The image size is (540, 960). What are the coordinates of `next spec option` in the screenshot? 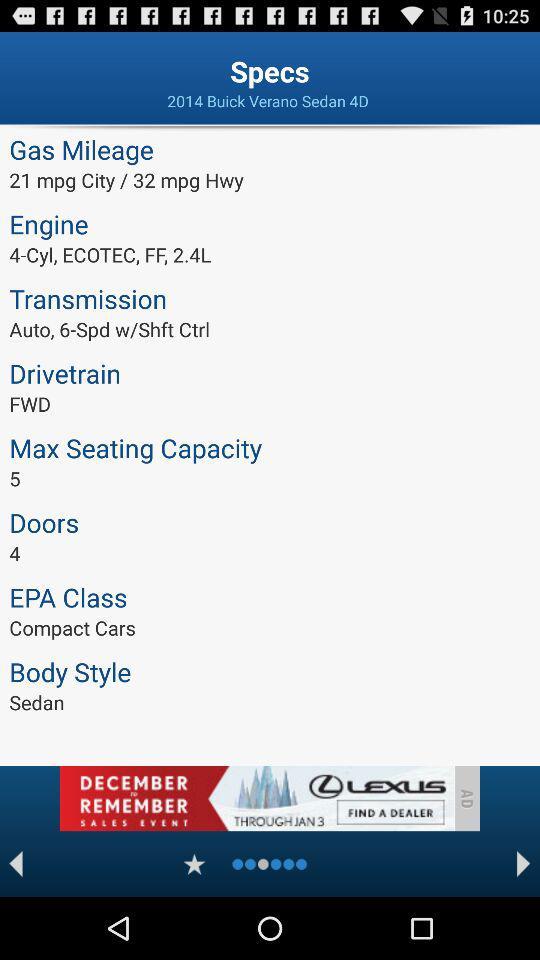 It's located at (523, 863).